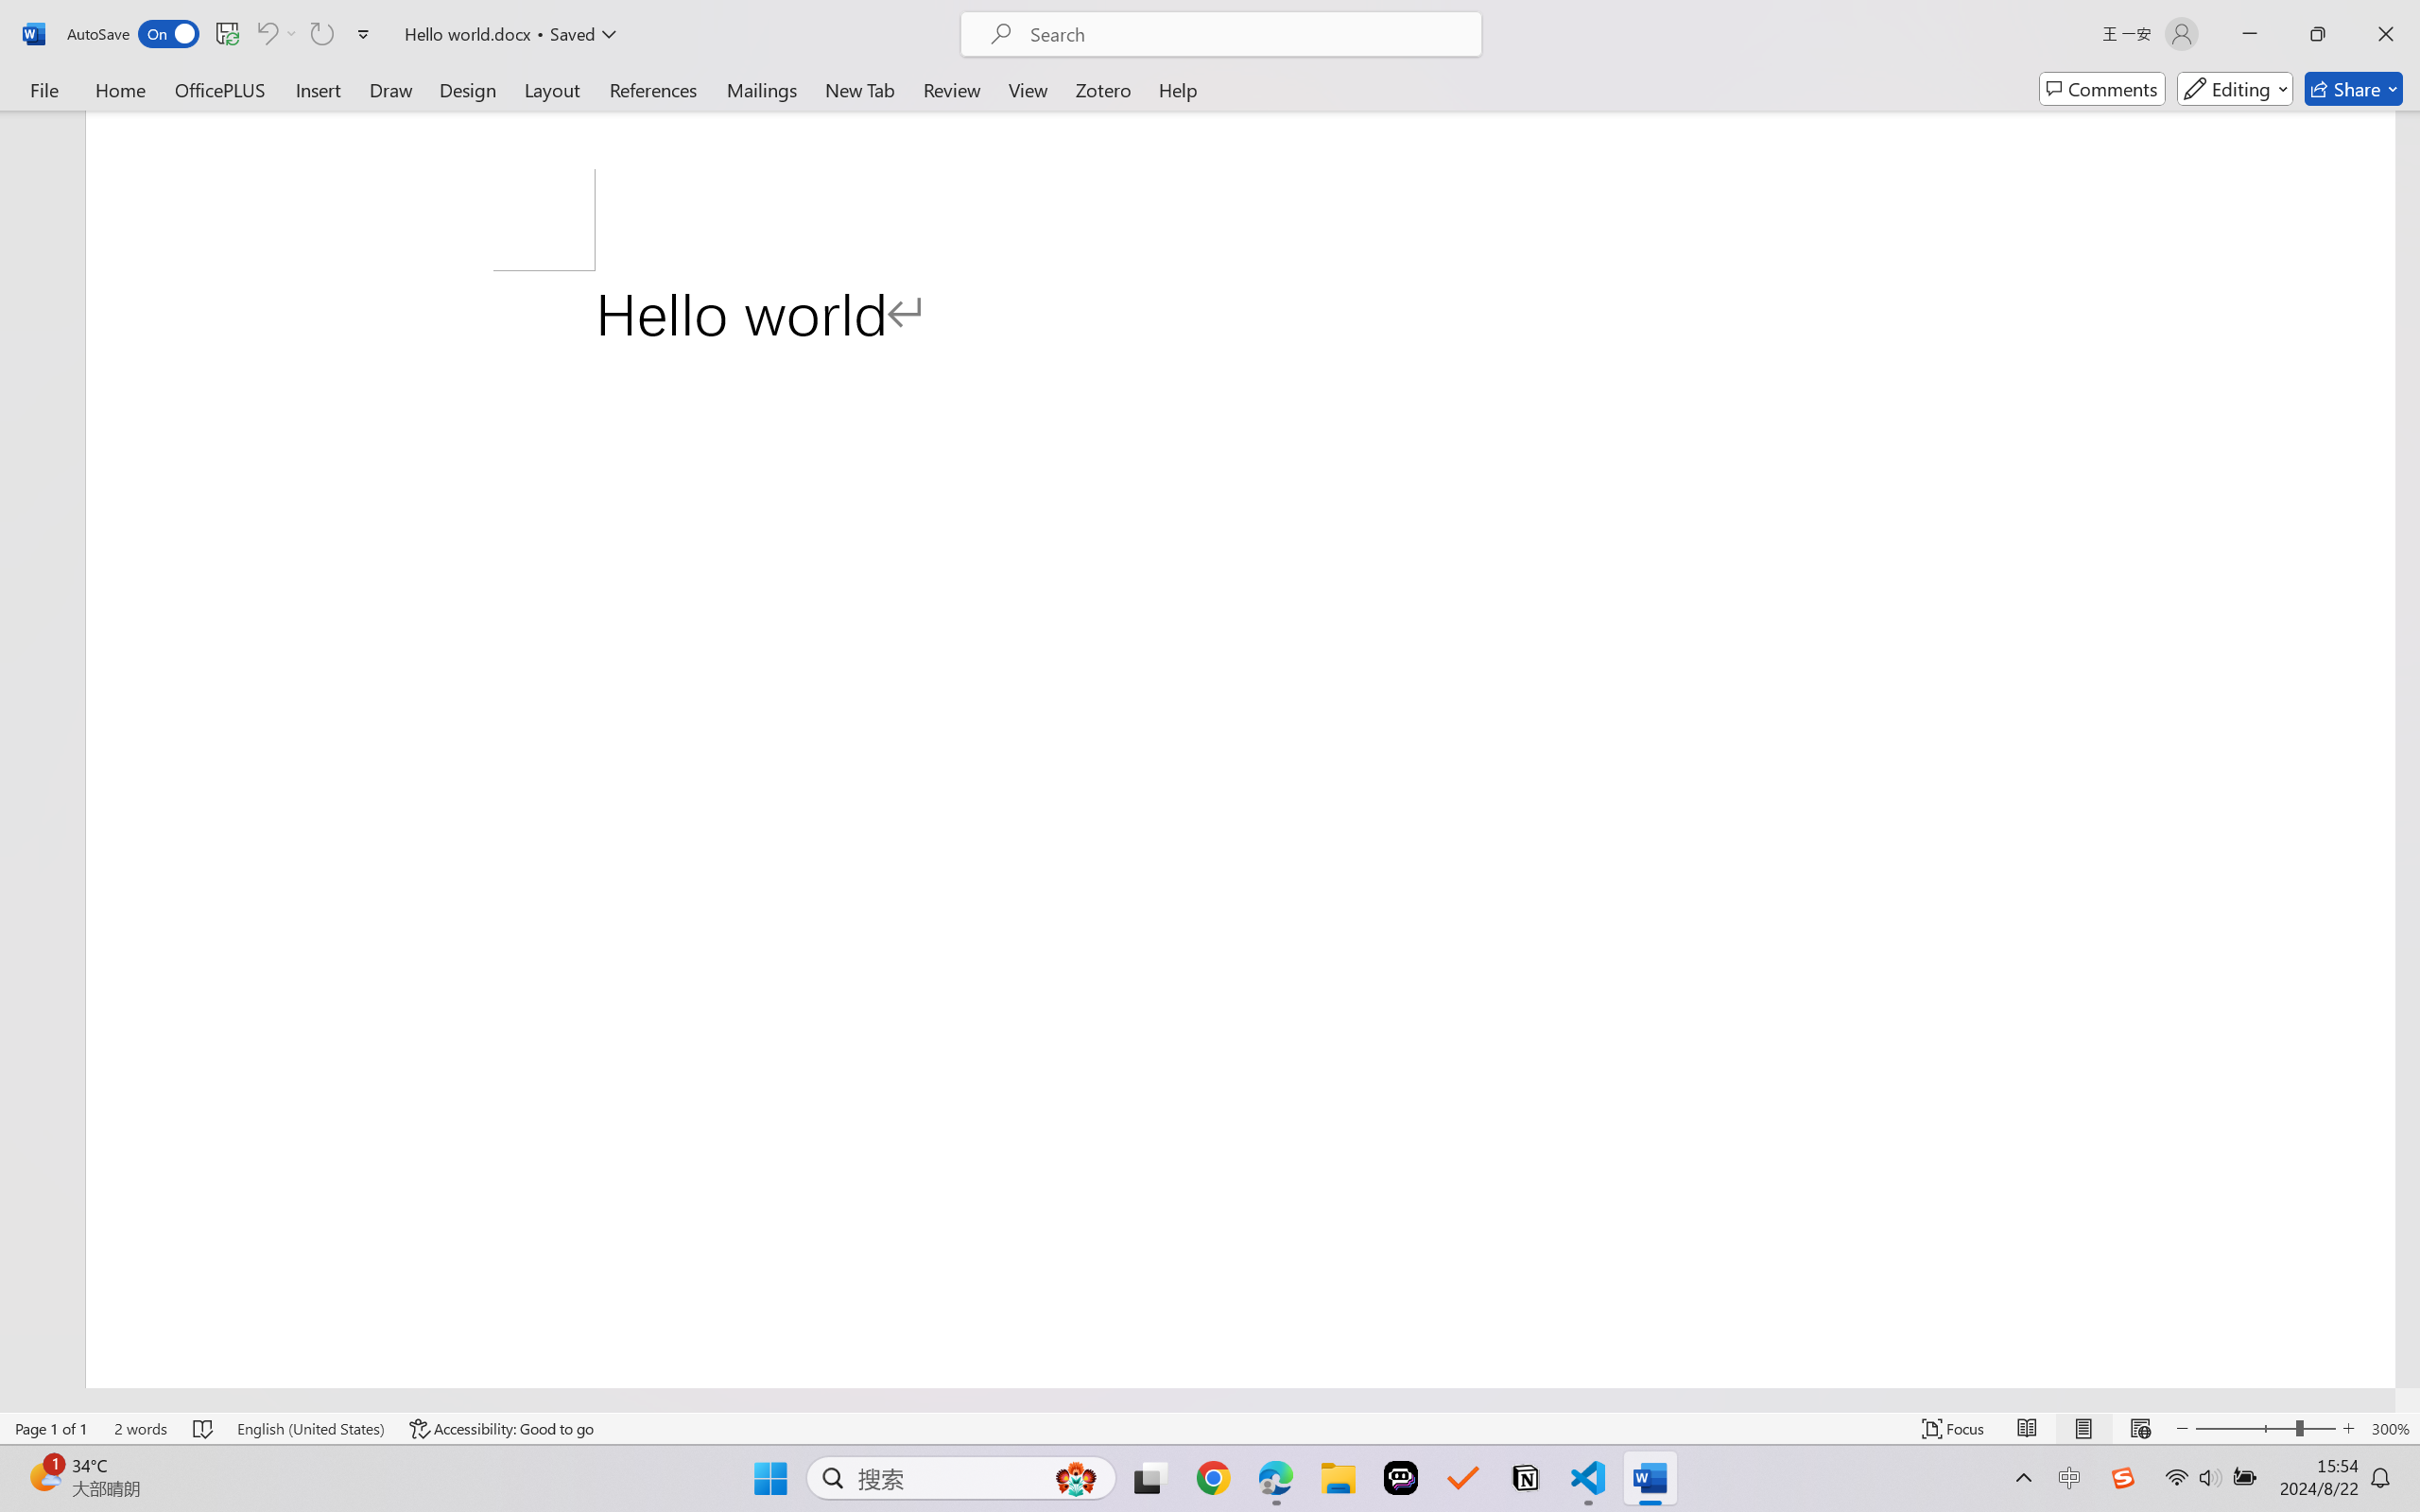 The image size is (2420, 1512). What do you see at coordinates (2244, 1428) in the screenshot?
I see `'Zoom Out'` at bounding box center [2244, 1428].